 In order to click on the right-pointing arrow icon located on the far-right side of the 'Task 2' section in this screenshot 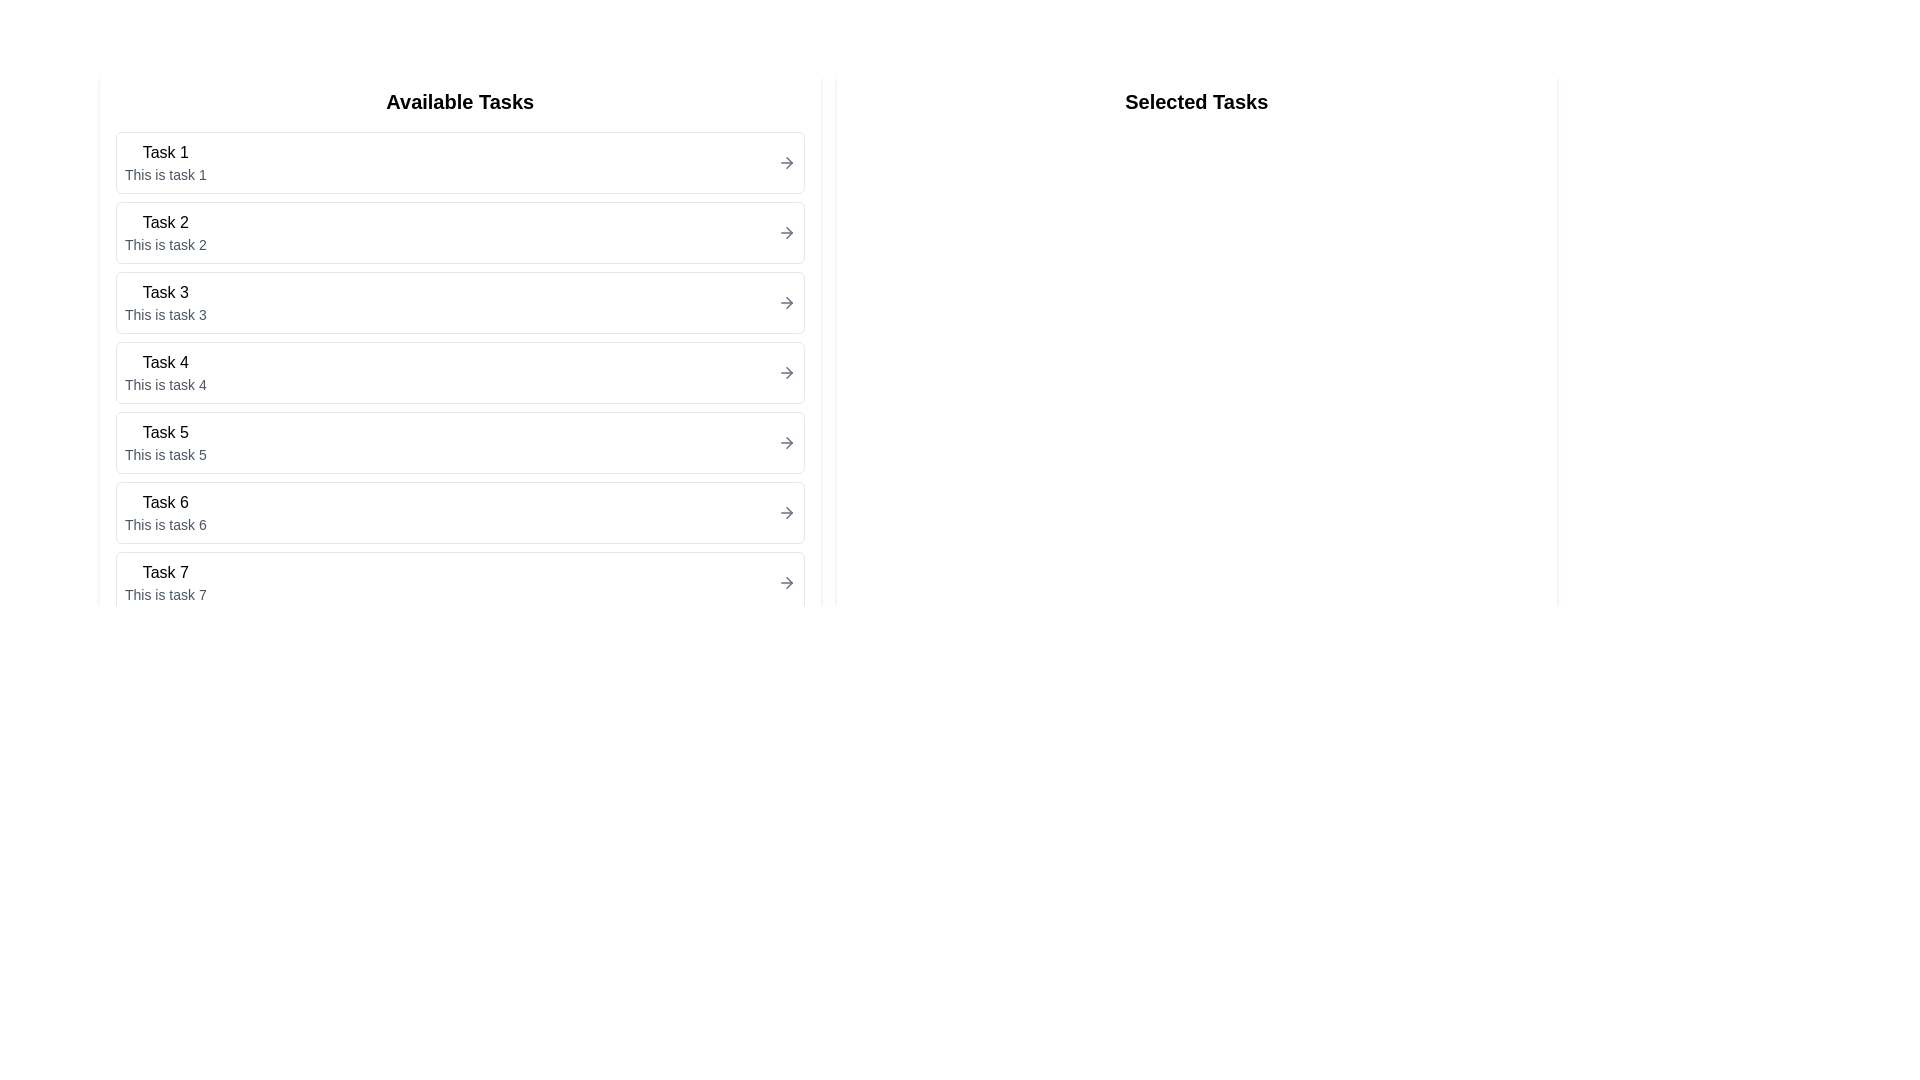, I will do `click(785, 231)`.